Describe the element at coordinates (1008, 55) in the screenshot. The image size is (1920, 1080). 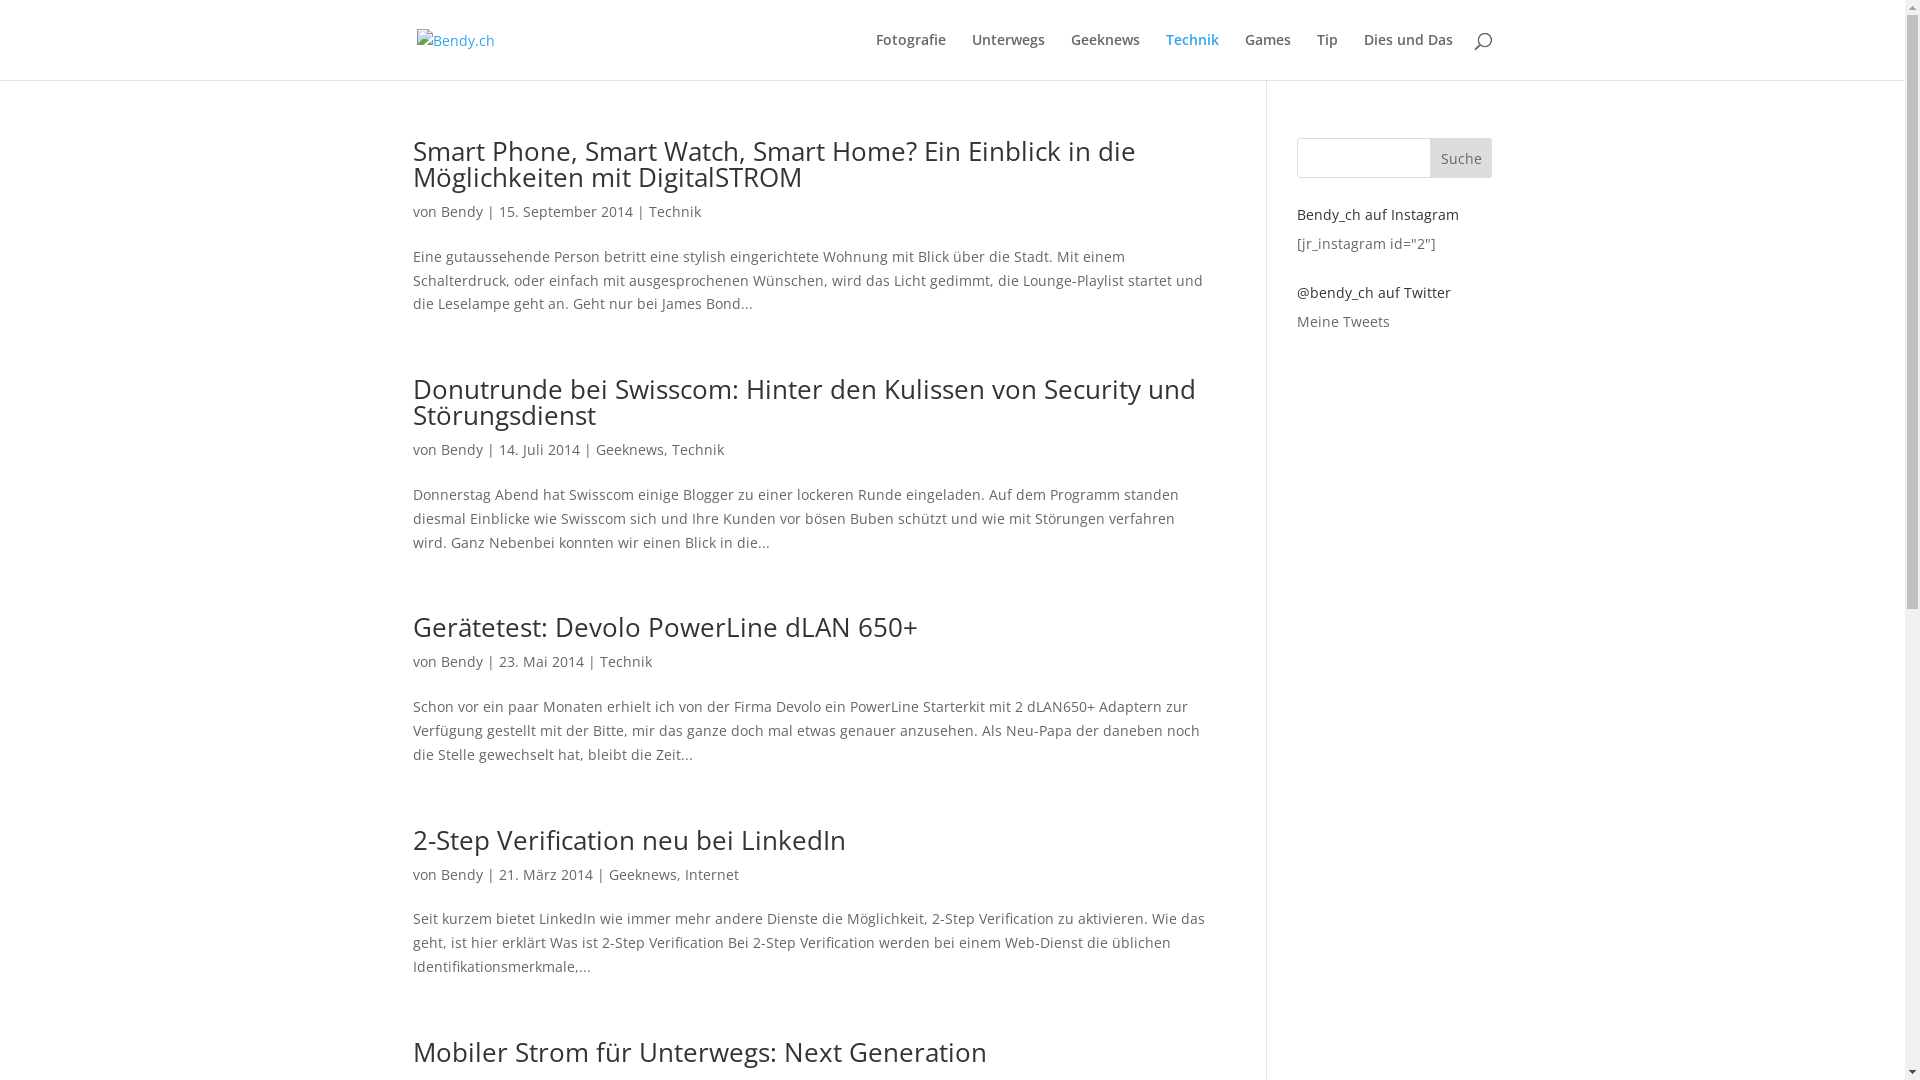
I see `'Unterwegs'` at that location.